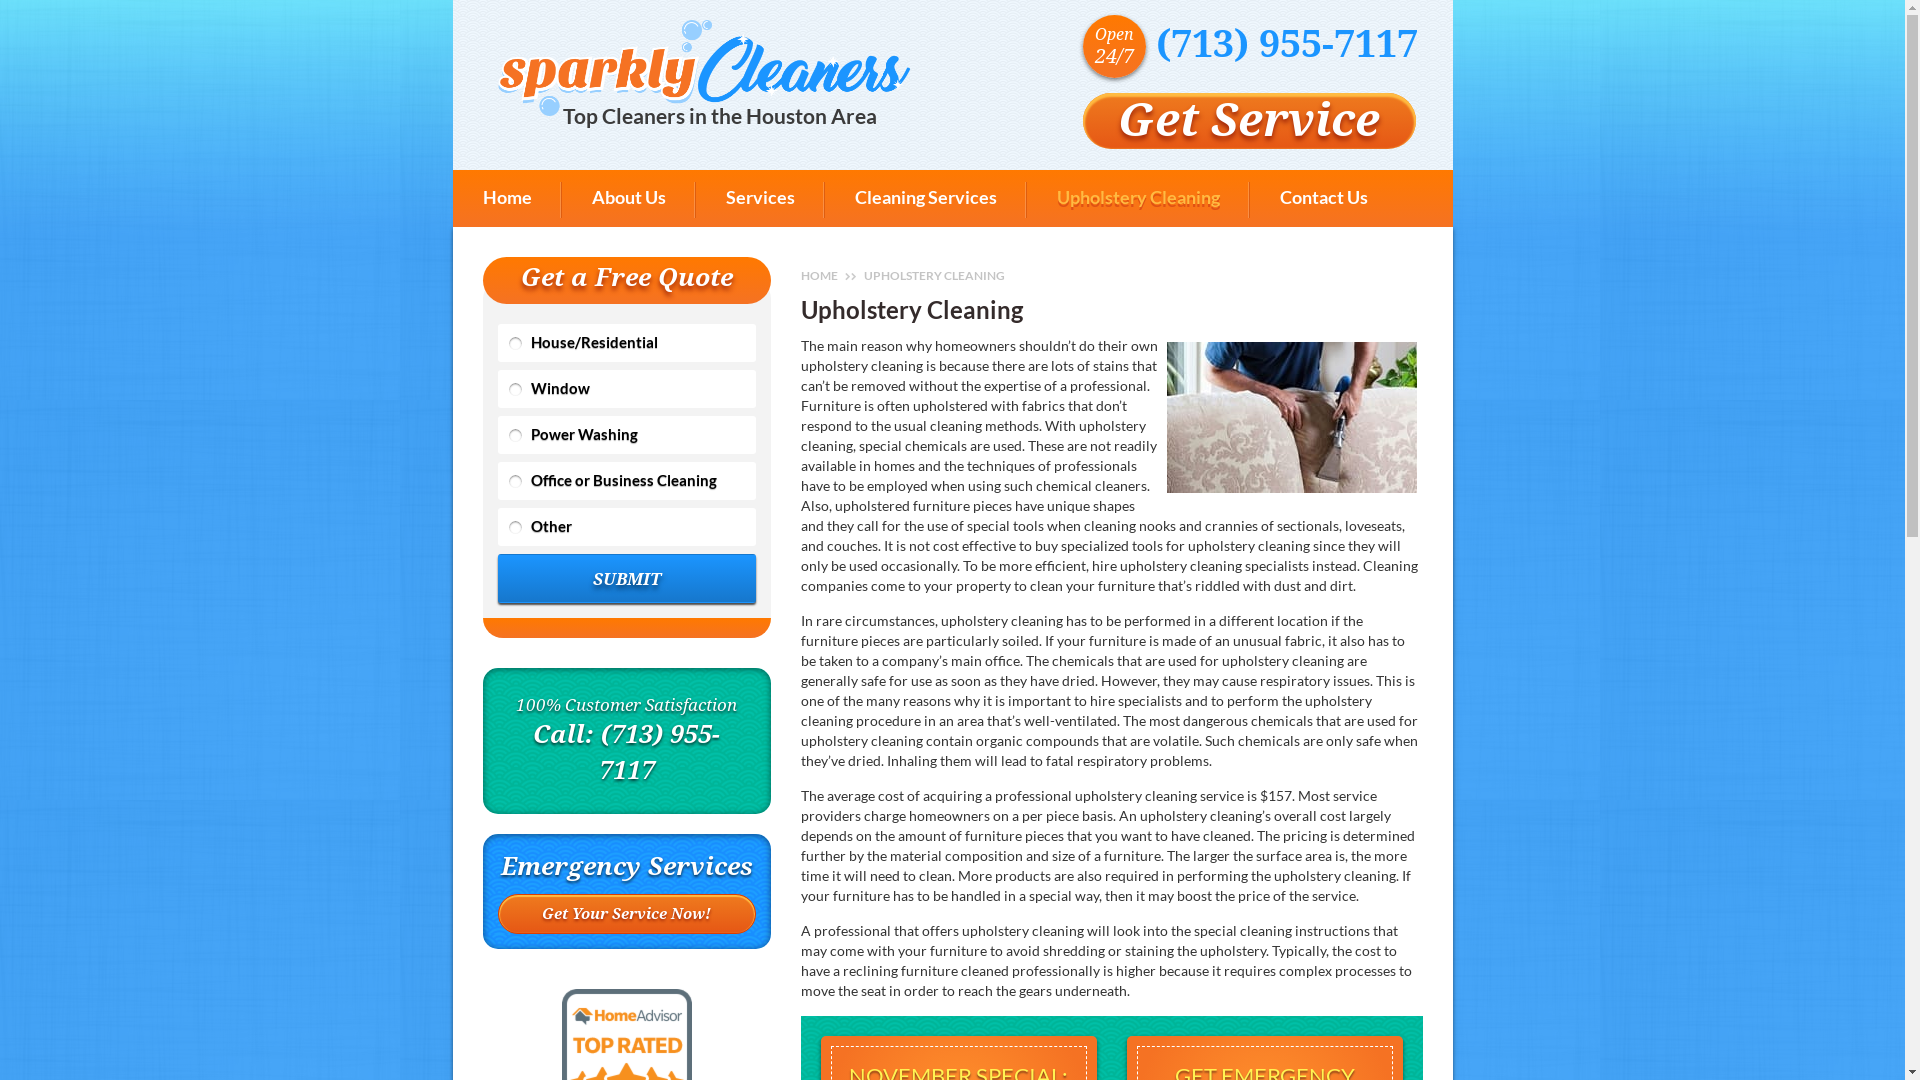 The width and height of the screenshot is (1920, 1080). What do you see at coordinates (506, 197) in the screenshot?
I see `'Home'` at bounding box center [506, 197].